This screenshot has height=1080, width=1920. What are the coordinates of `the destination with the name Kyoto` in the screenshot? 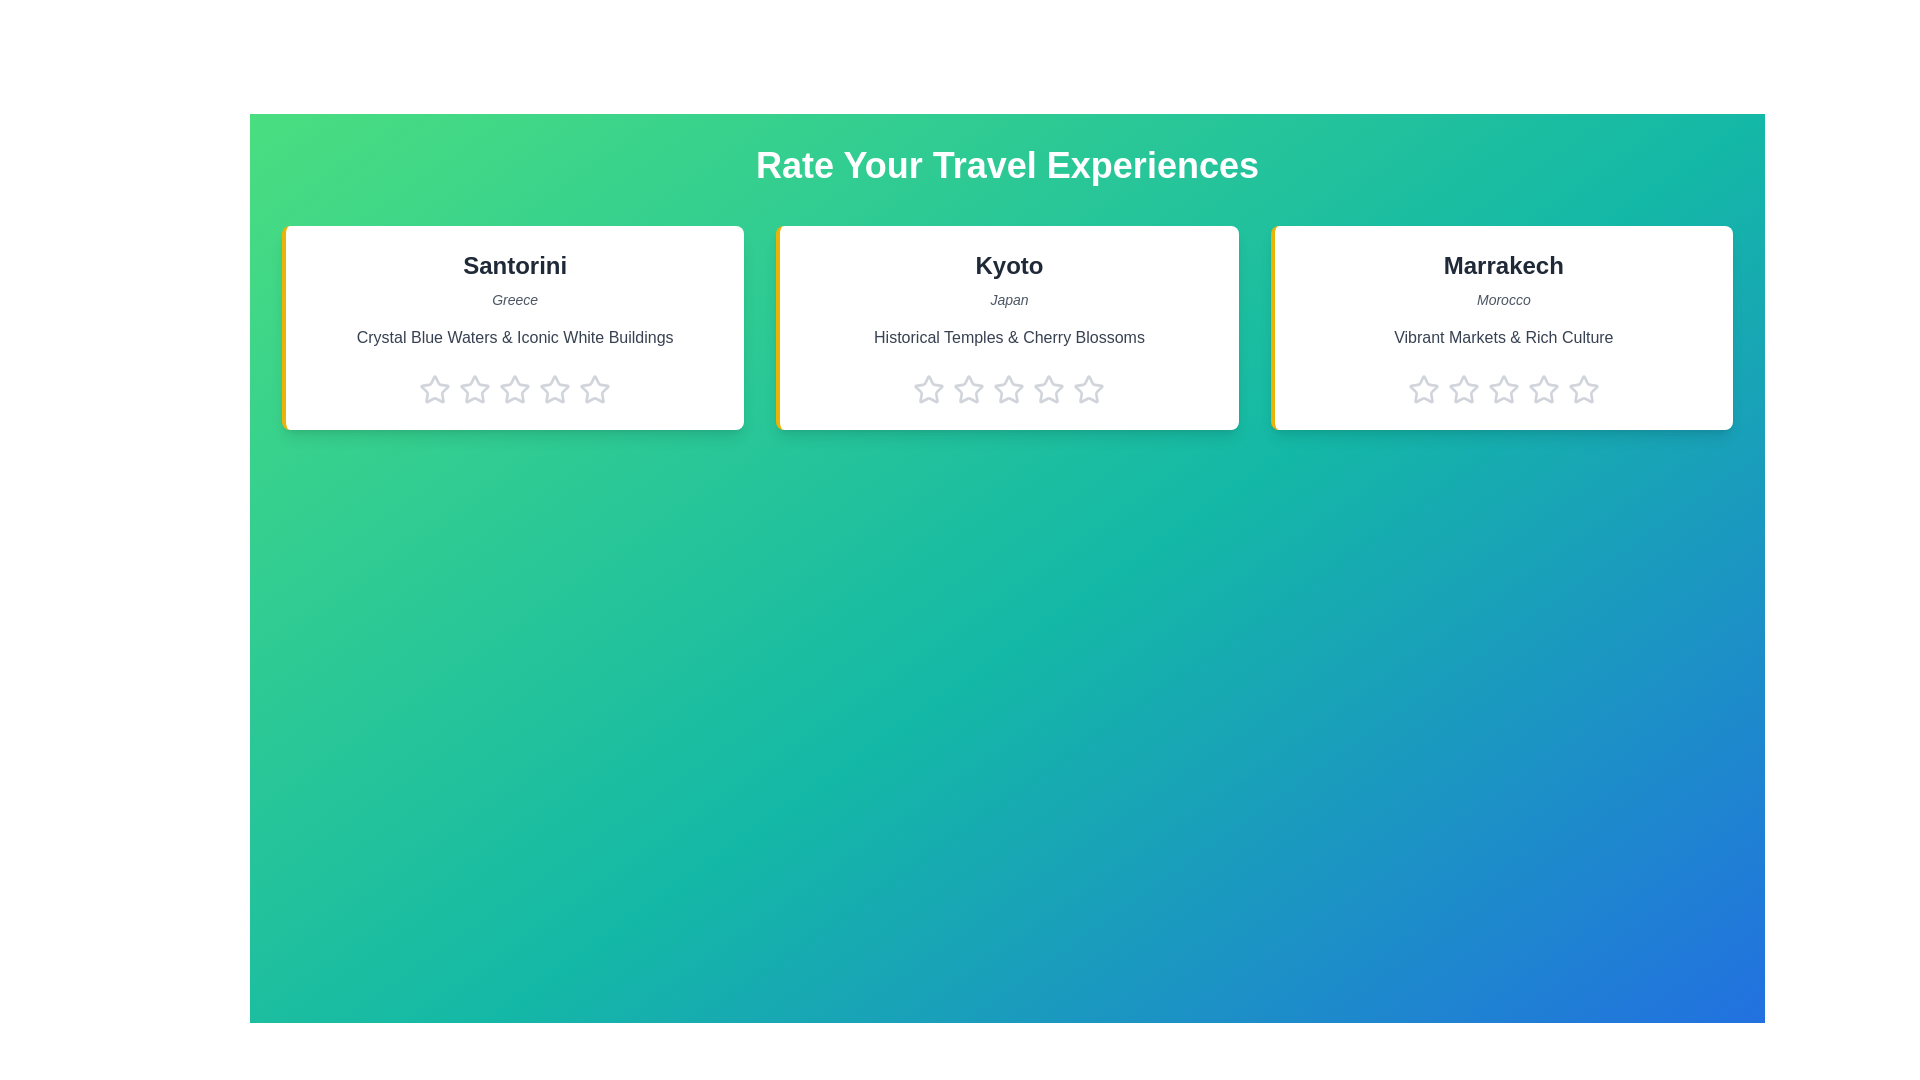 It's located at (1008, 265).